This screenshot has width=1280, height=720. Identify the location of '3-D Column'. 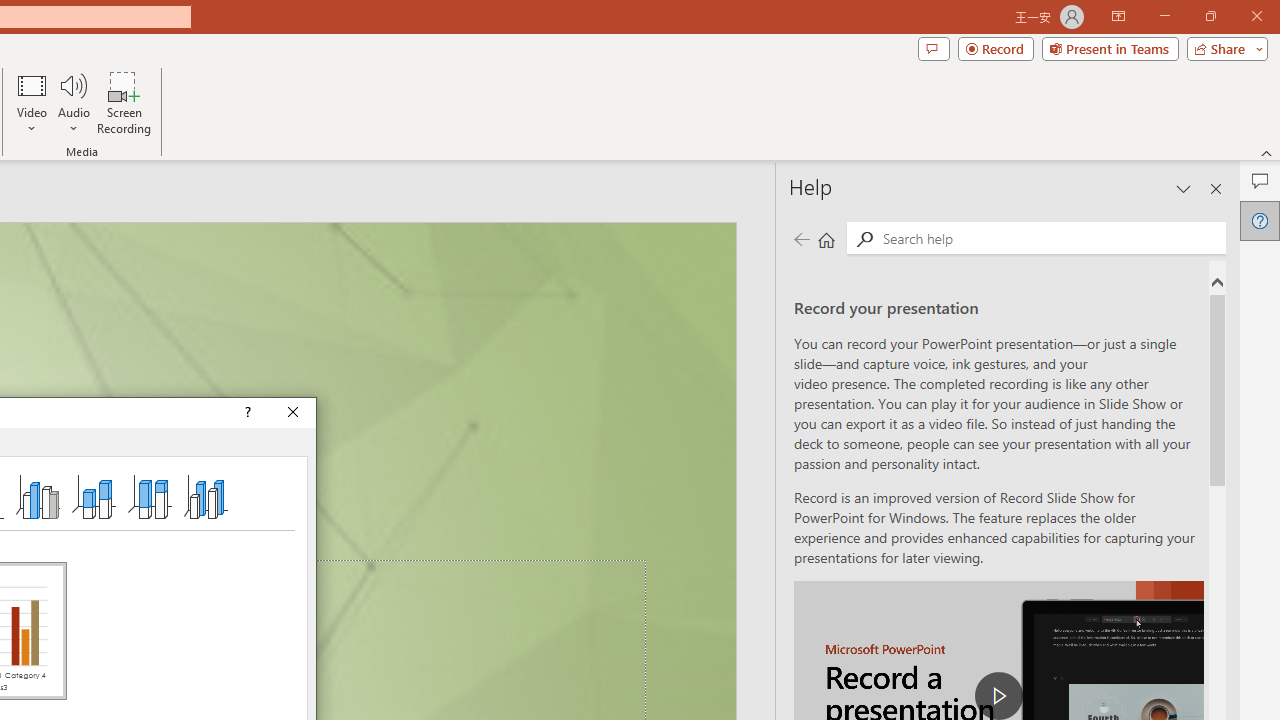
(206, 495).